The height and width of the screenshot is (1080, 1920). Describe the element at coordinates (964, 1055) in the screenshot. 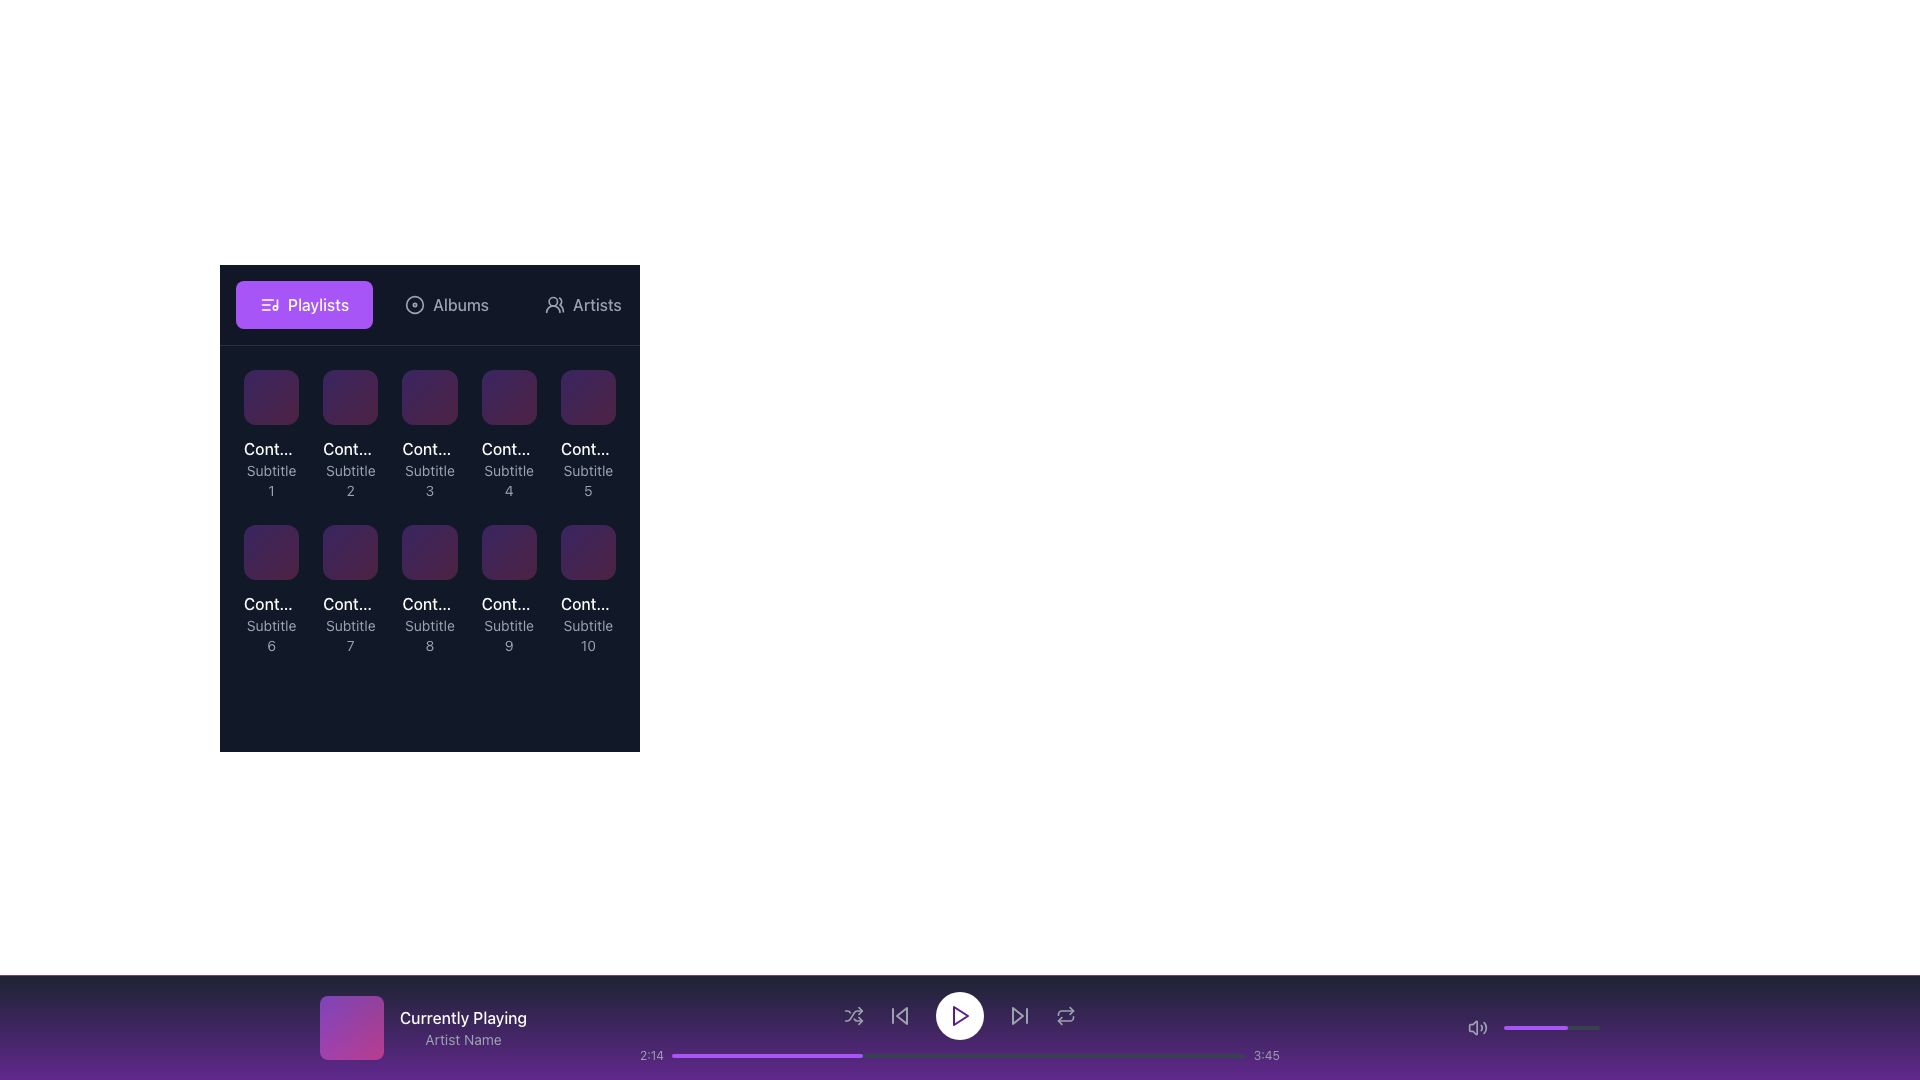

I see `progress` at that location.